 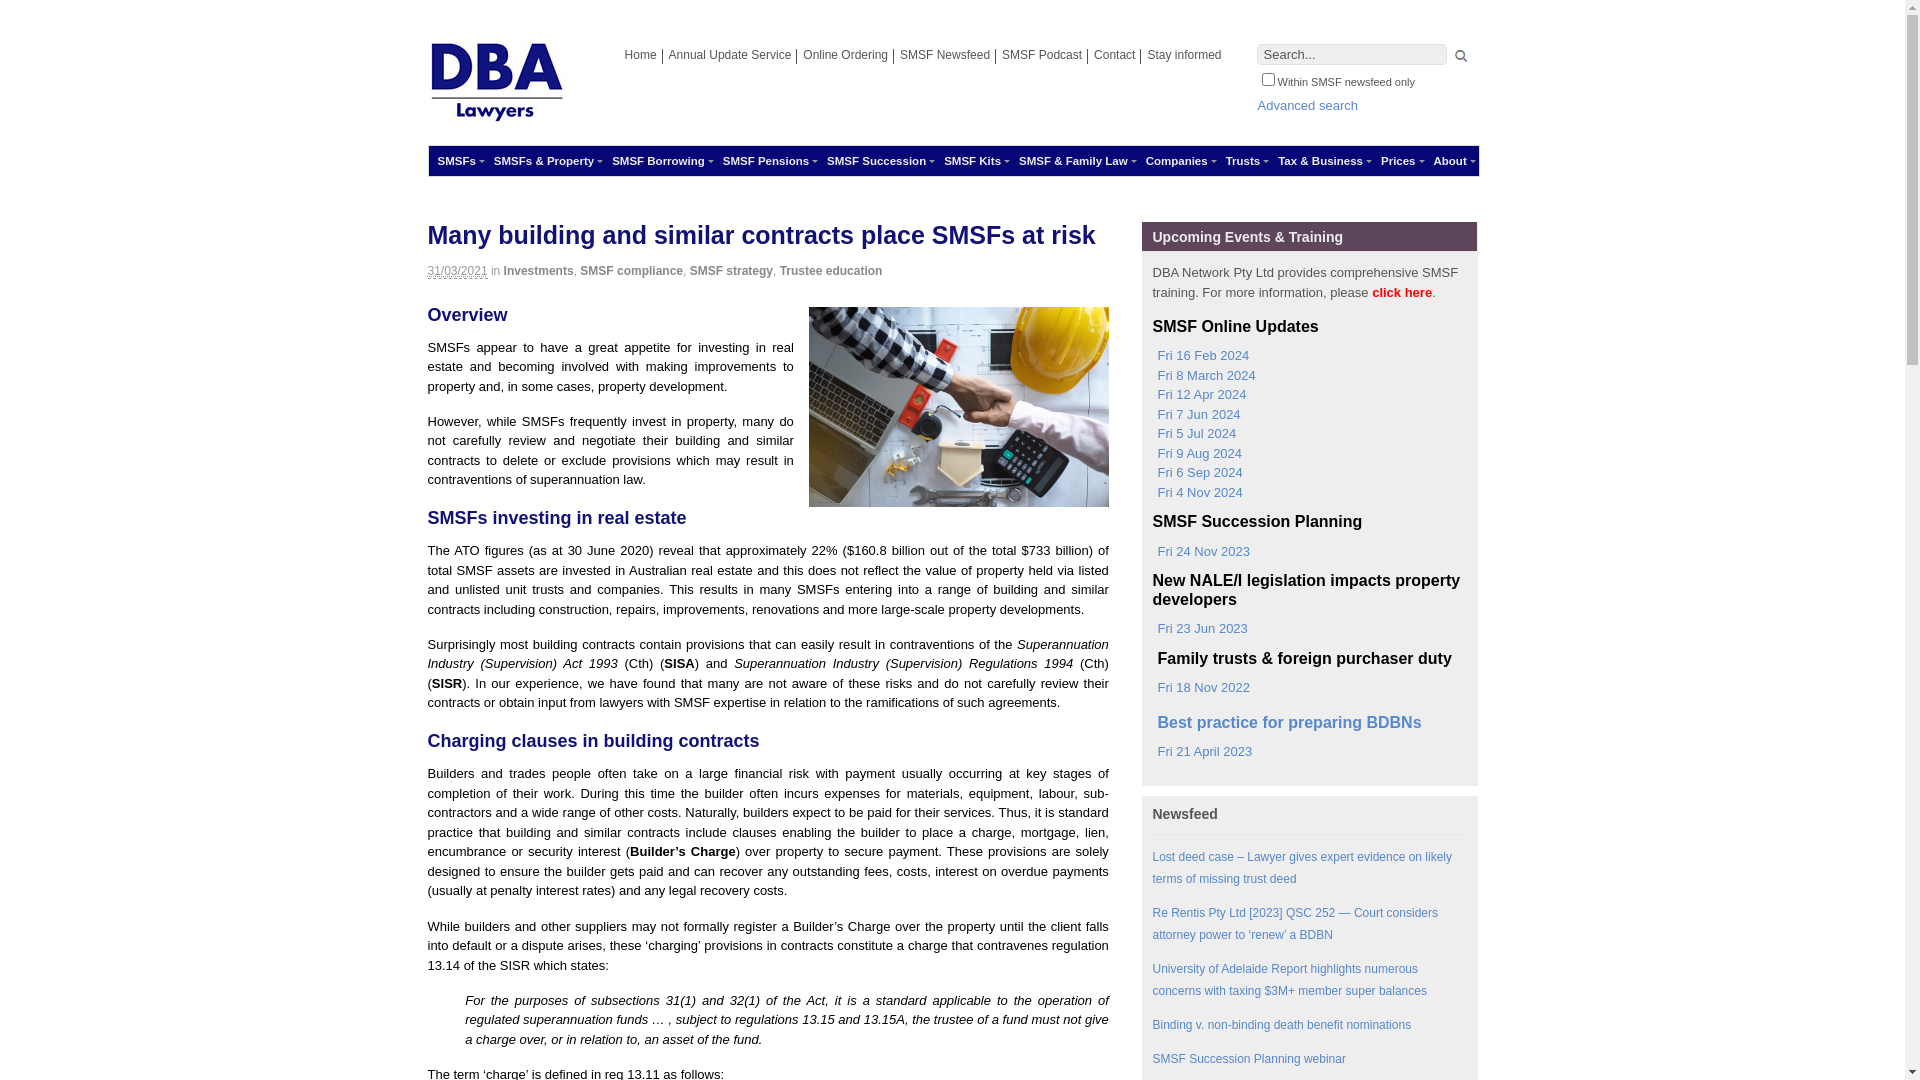 I want to click on 'Leading SMSF Law Firm', so click(x=497, y=114).